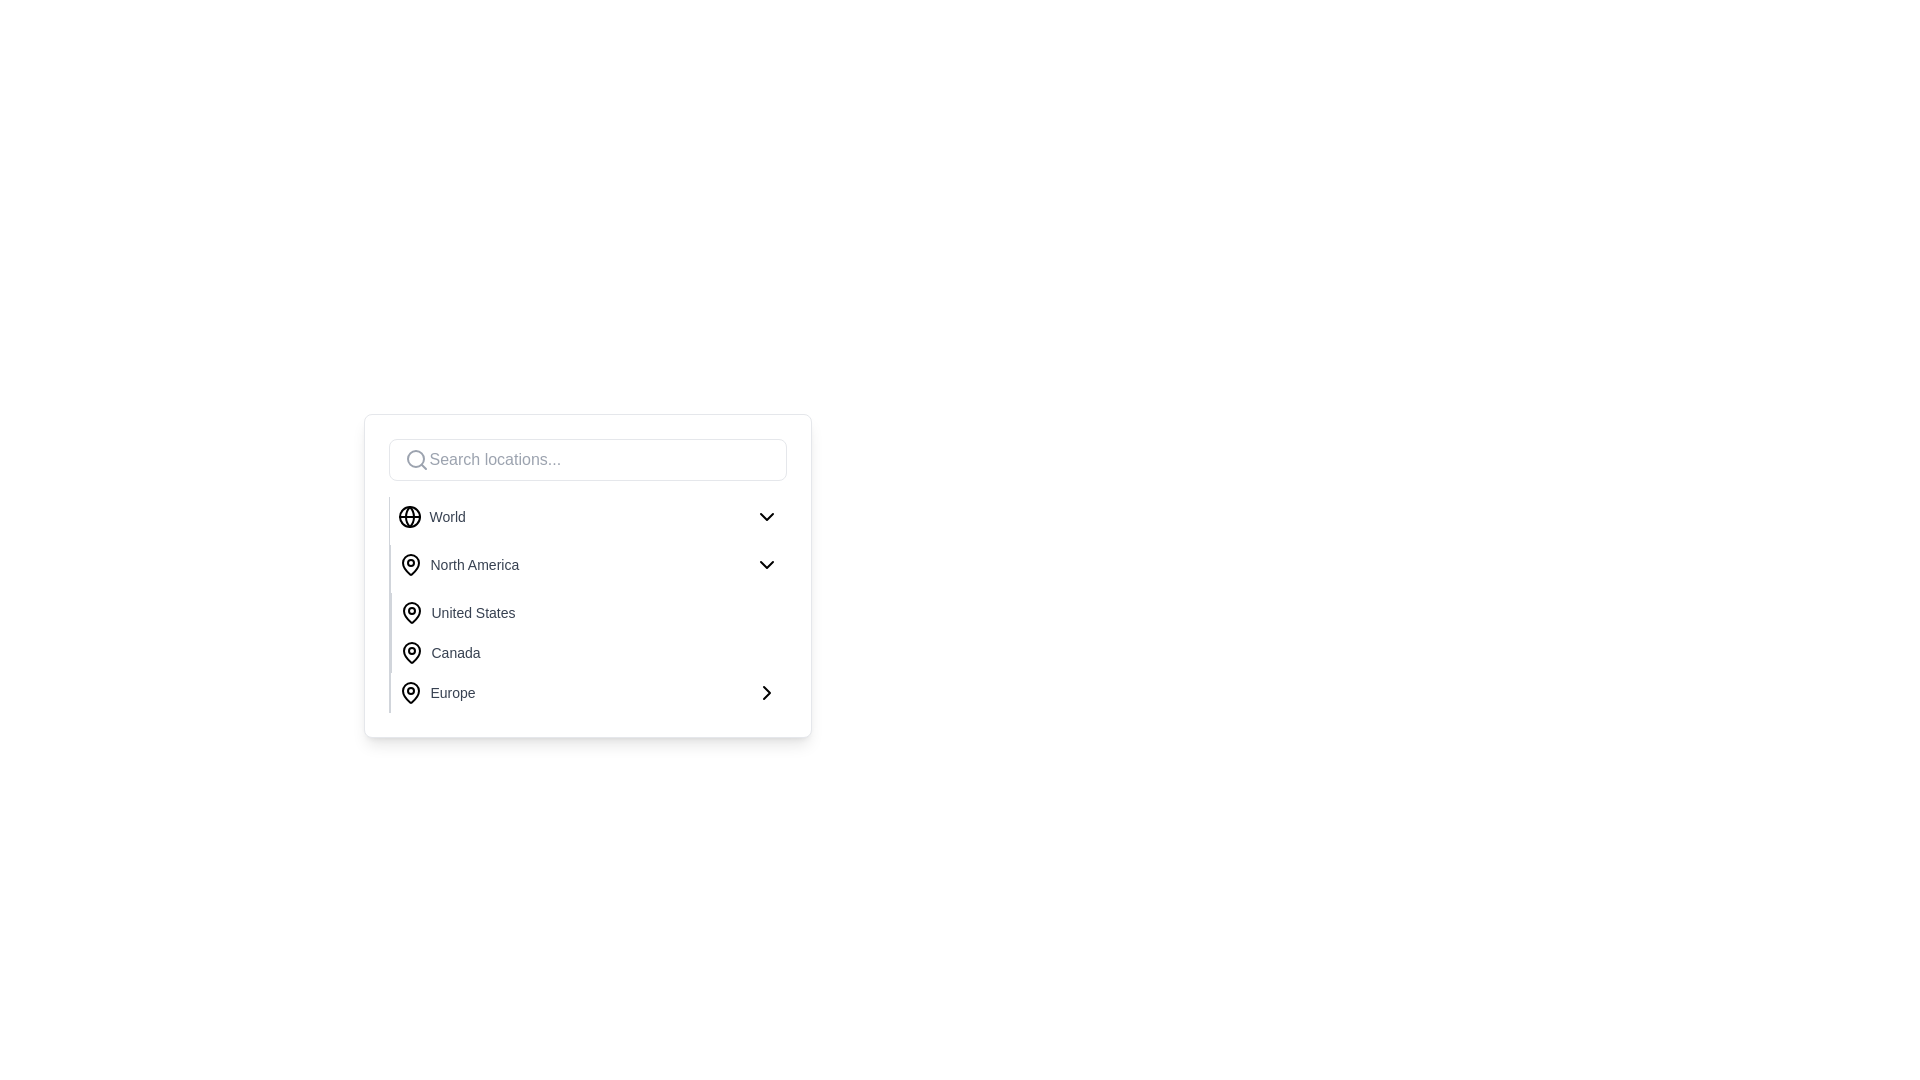  What do you see at coordinates (765, 564) in the screenshot?
I see `the downward-facing chevron icon, which is located at the far right of the 'North America' list item` at bounding box center [765, 564].